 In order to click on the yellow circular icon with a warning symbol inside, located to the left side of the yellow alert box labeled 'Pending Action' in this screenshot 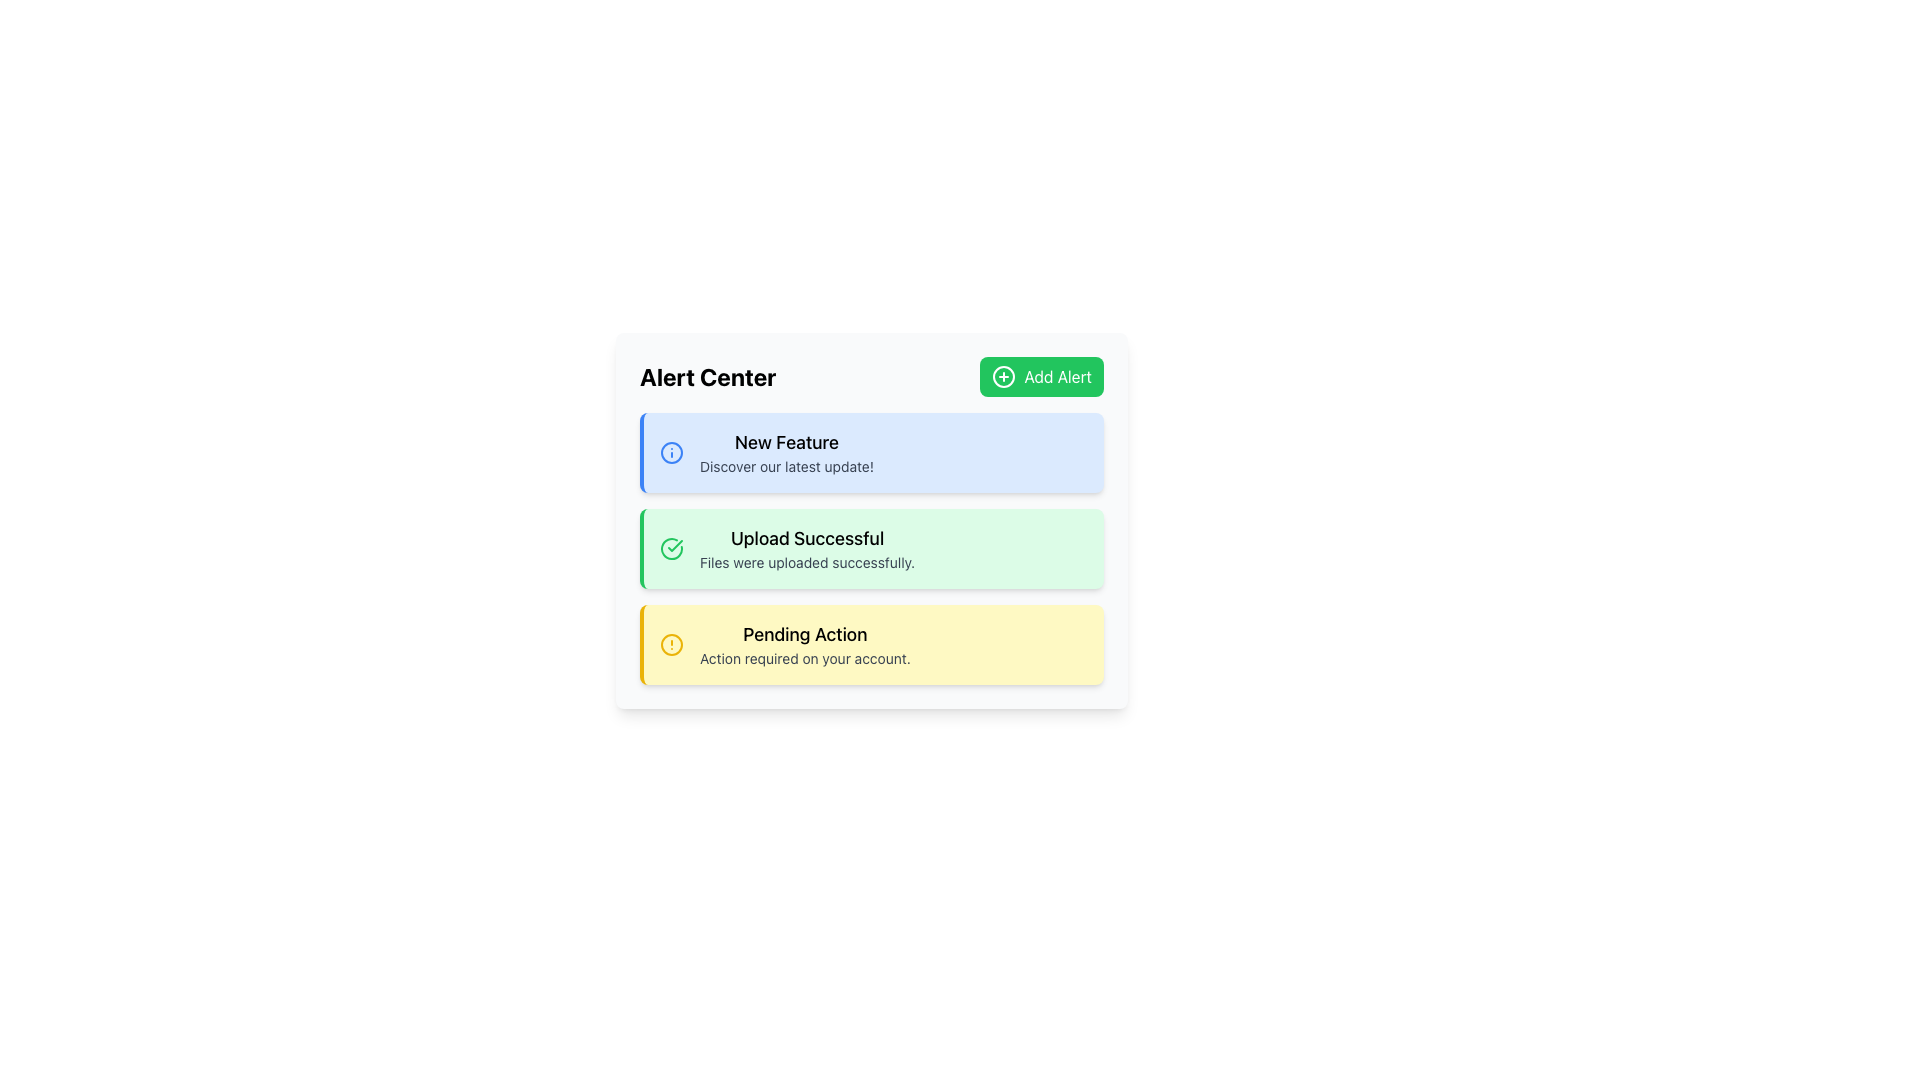, I will do `click(672, 644)`.